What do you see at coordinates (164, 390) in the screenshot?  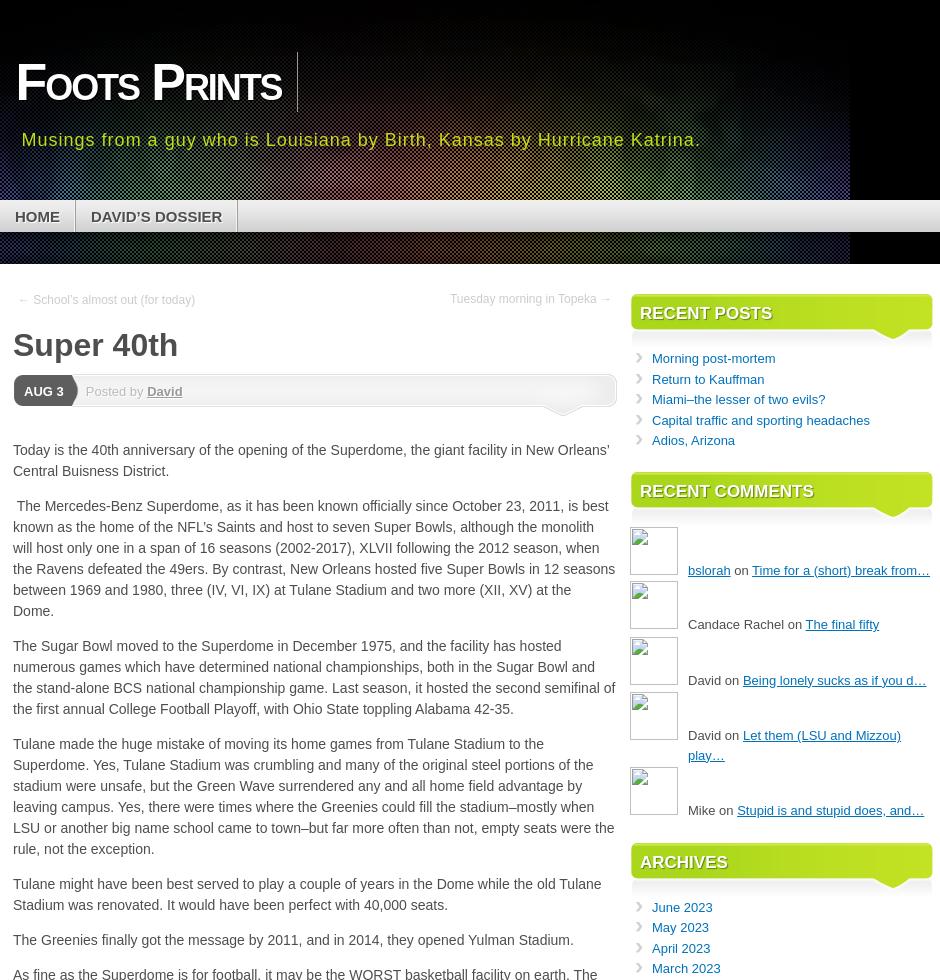 I see `'David'` at bounding box center [164, 390].